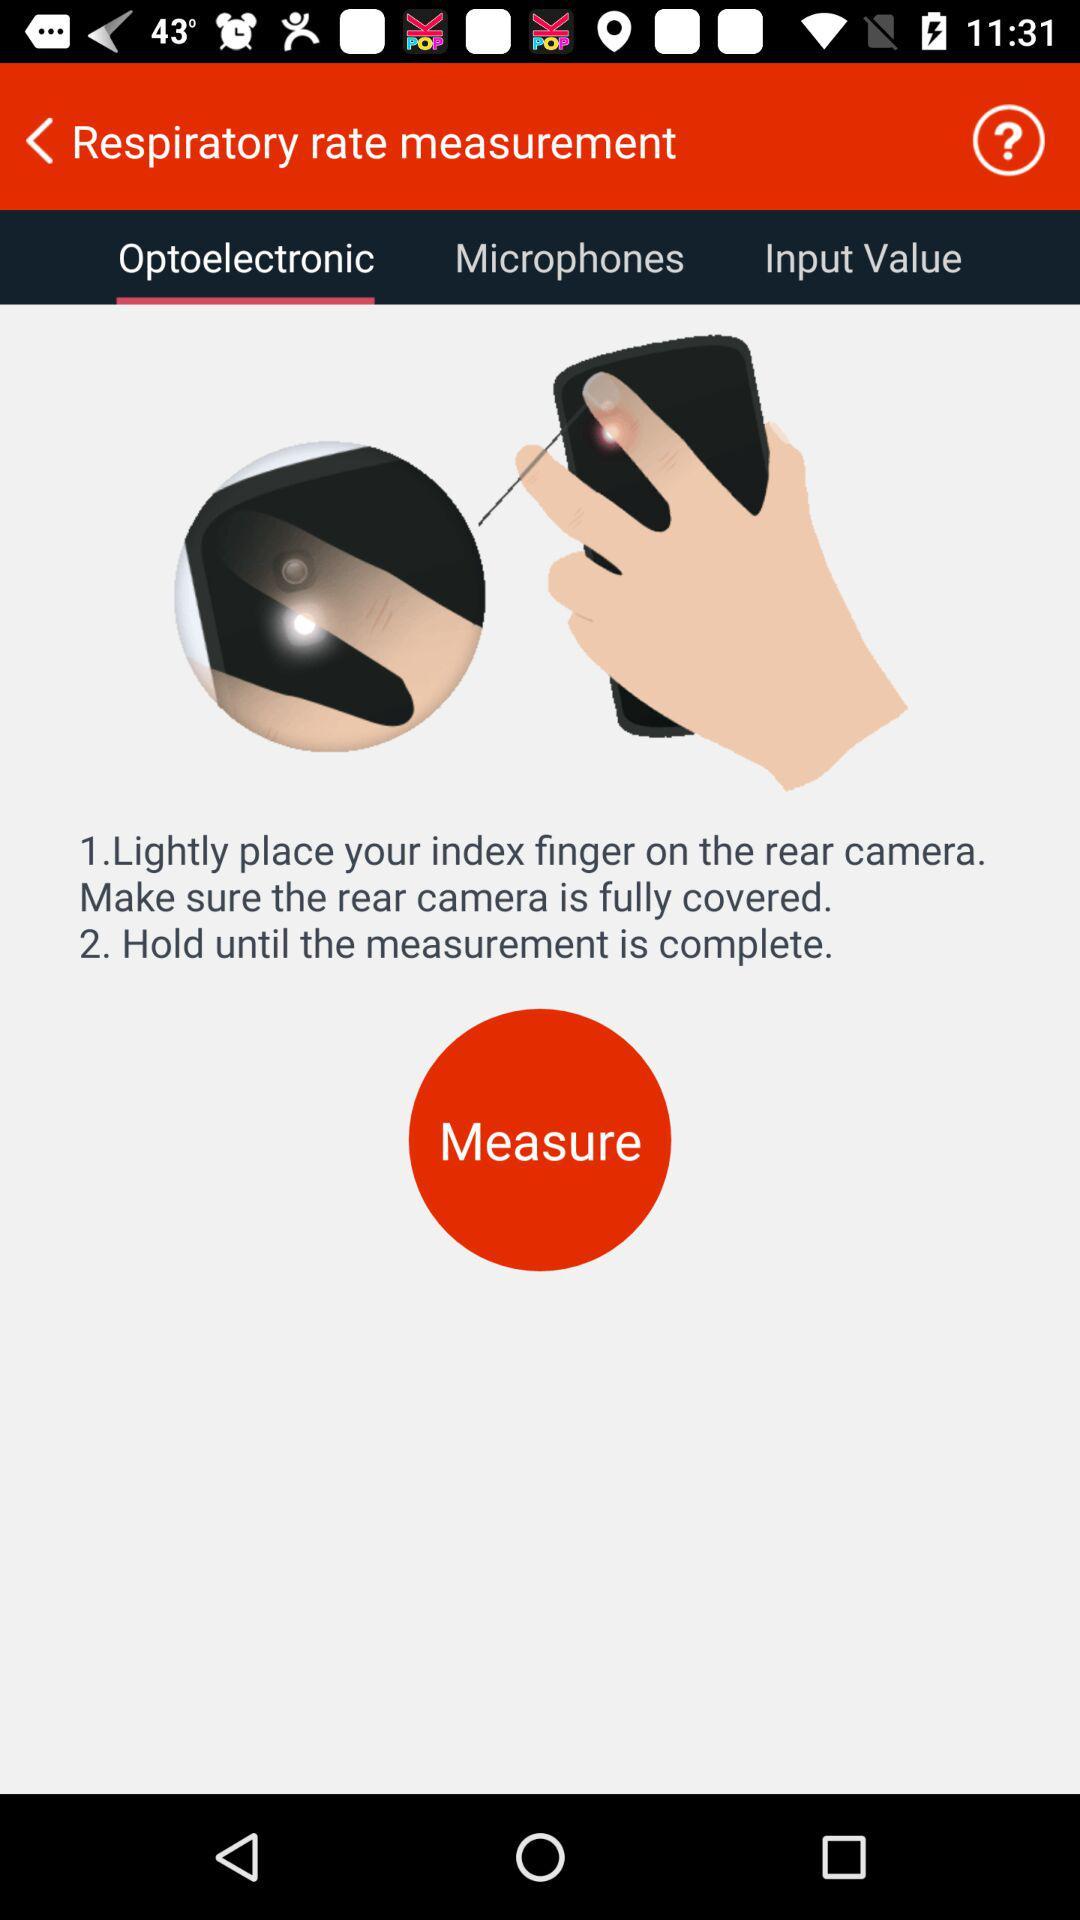 The width and height of the screenshot is (1080, 1920). Describe the element at coordinates (1008, 139) in the screenshot. I see `move to help` at that location.